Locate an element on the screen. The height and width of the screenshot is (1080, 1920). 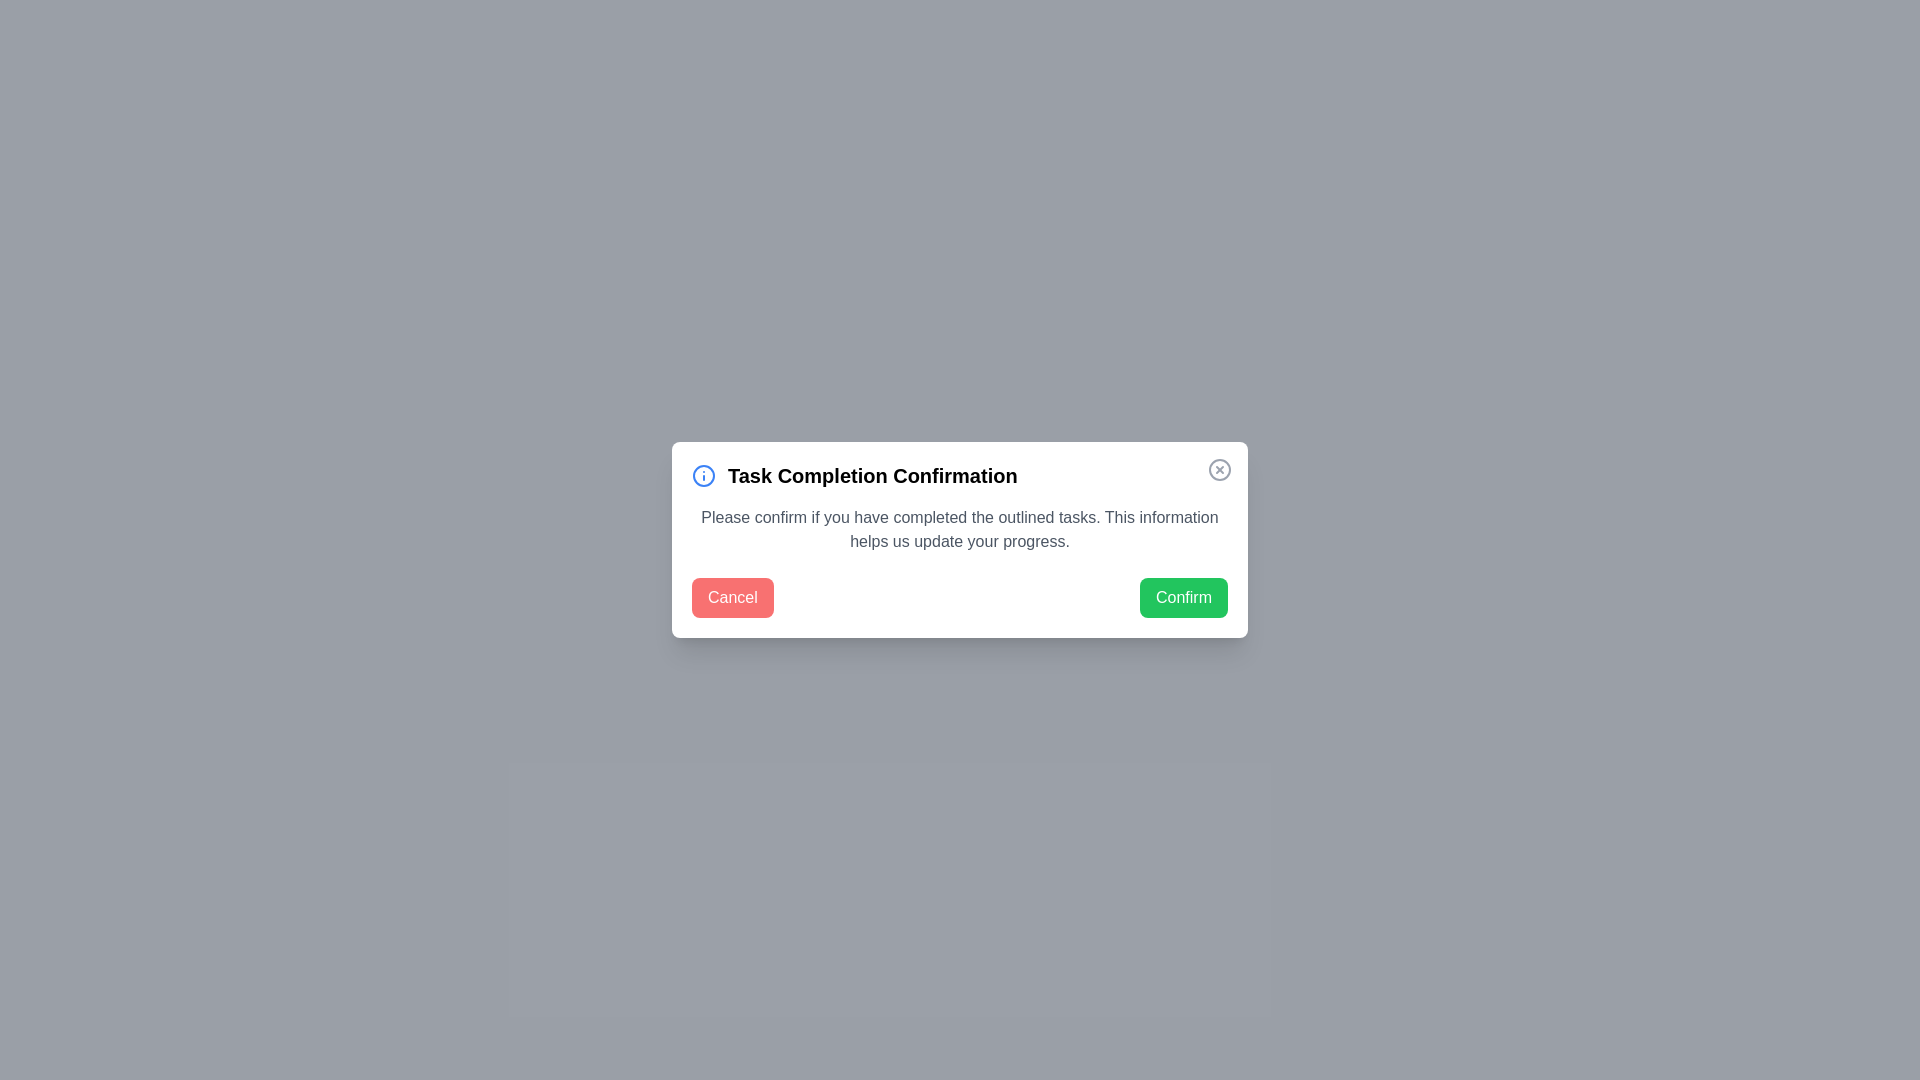
the informational icon to observe its purpose is located at coordinates (704, 475).